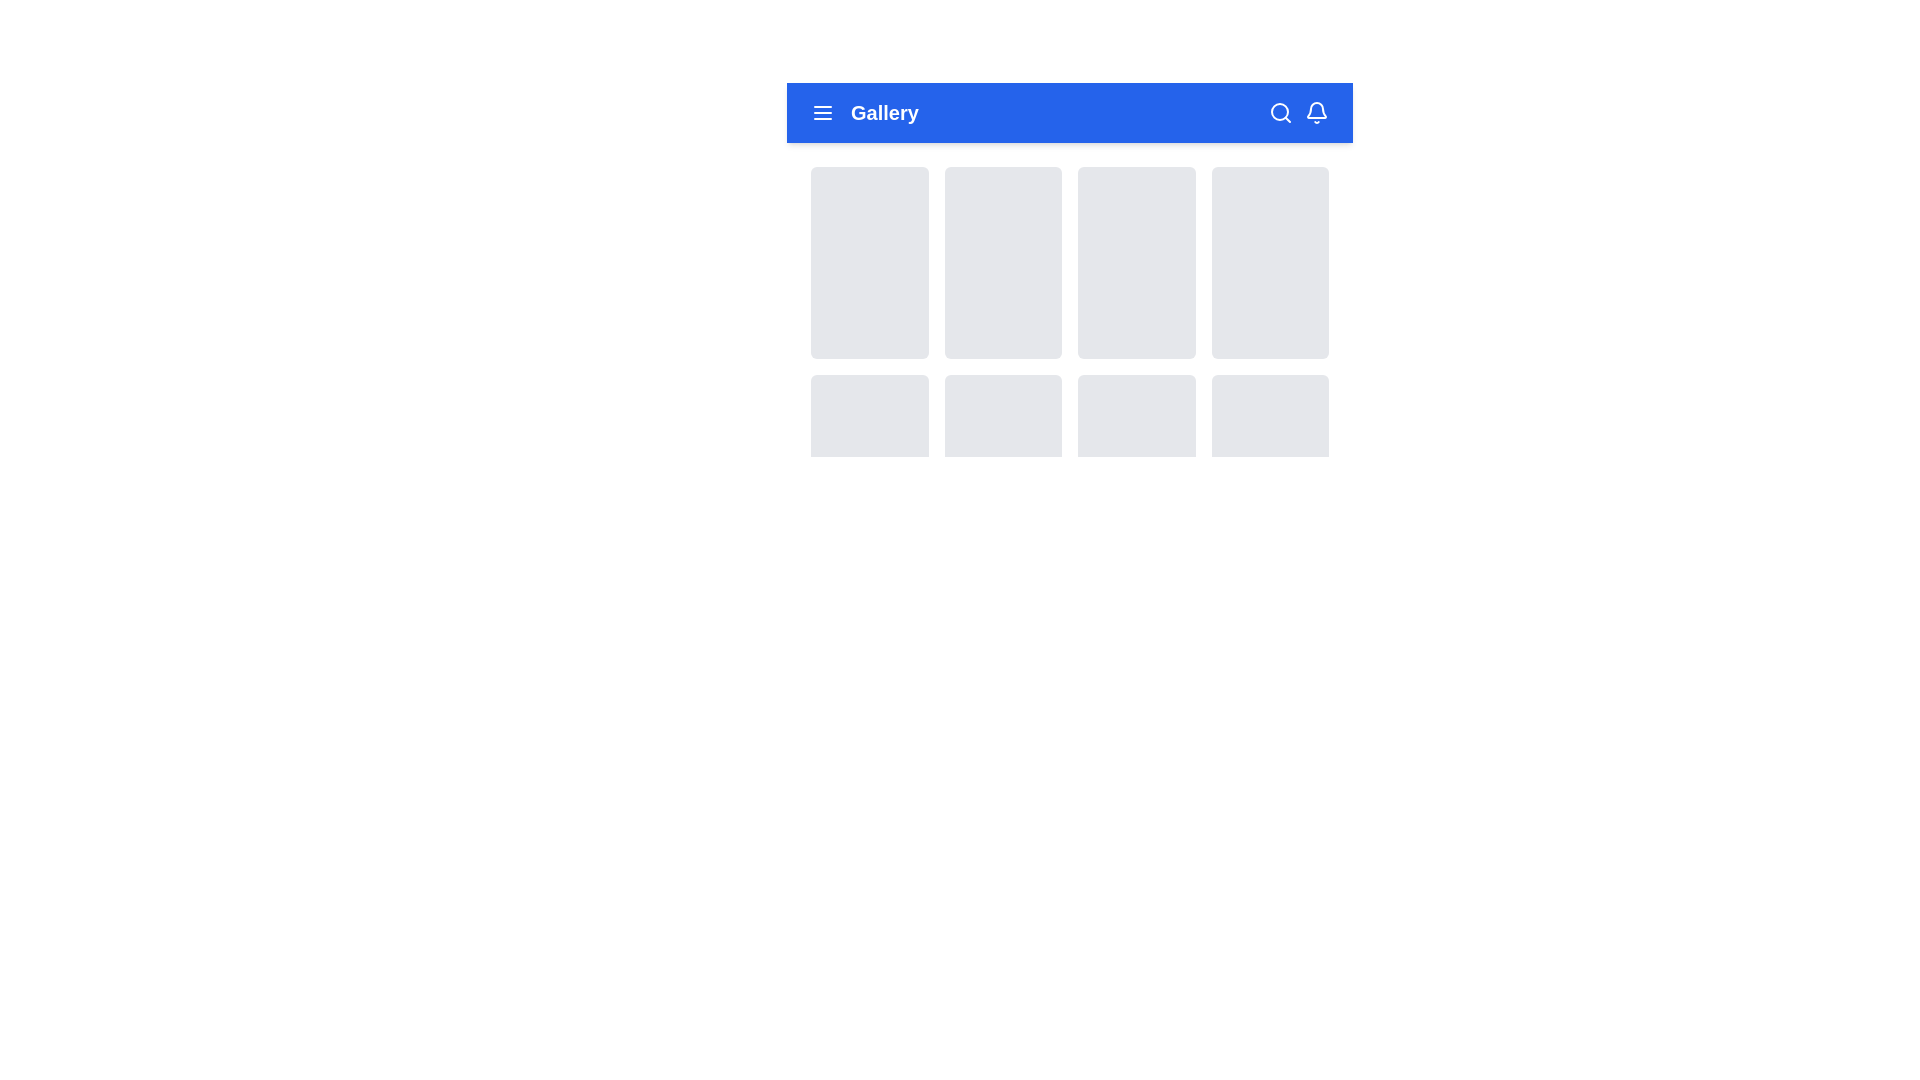 The width and height of the screenshot is (1920, 1080). Describe the element at coordinates (883, 112) in the screenshot. I see `the static text label reading 'Gallery' which is styled in white, extra large, bold font, located within the blue navigation bar near the left side, positioned to the right of a hamburger menu icon` at that location.